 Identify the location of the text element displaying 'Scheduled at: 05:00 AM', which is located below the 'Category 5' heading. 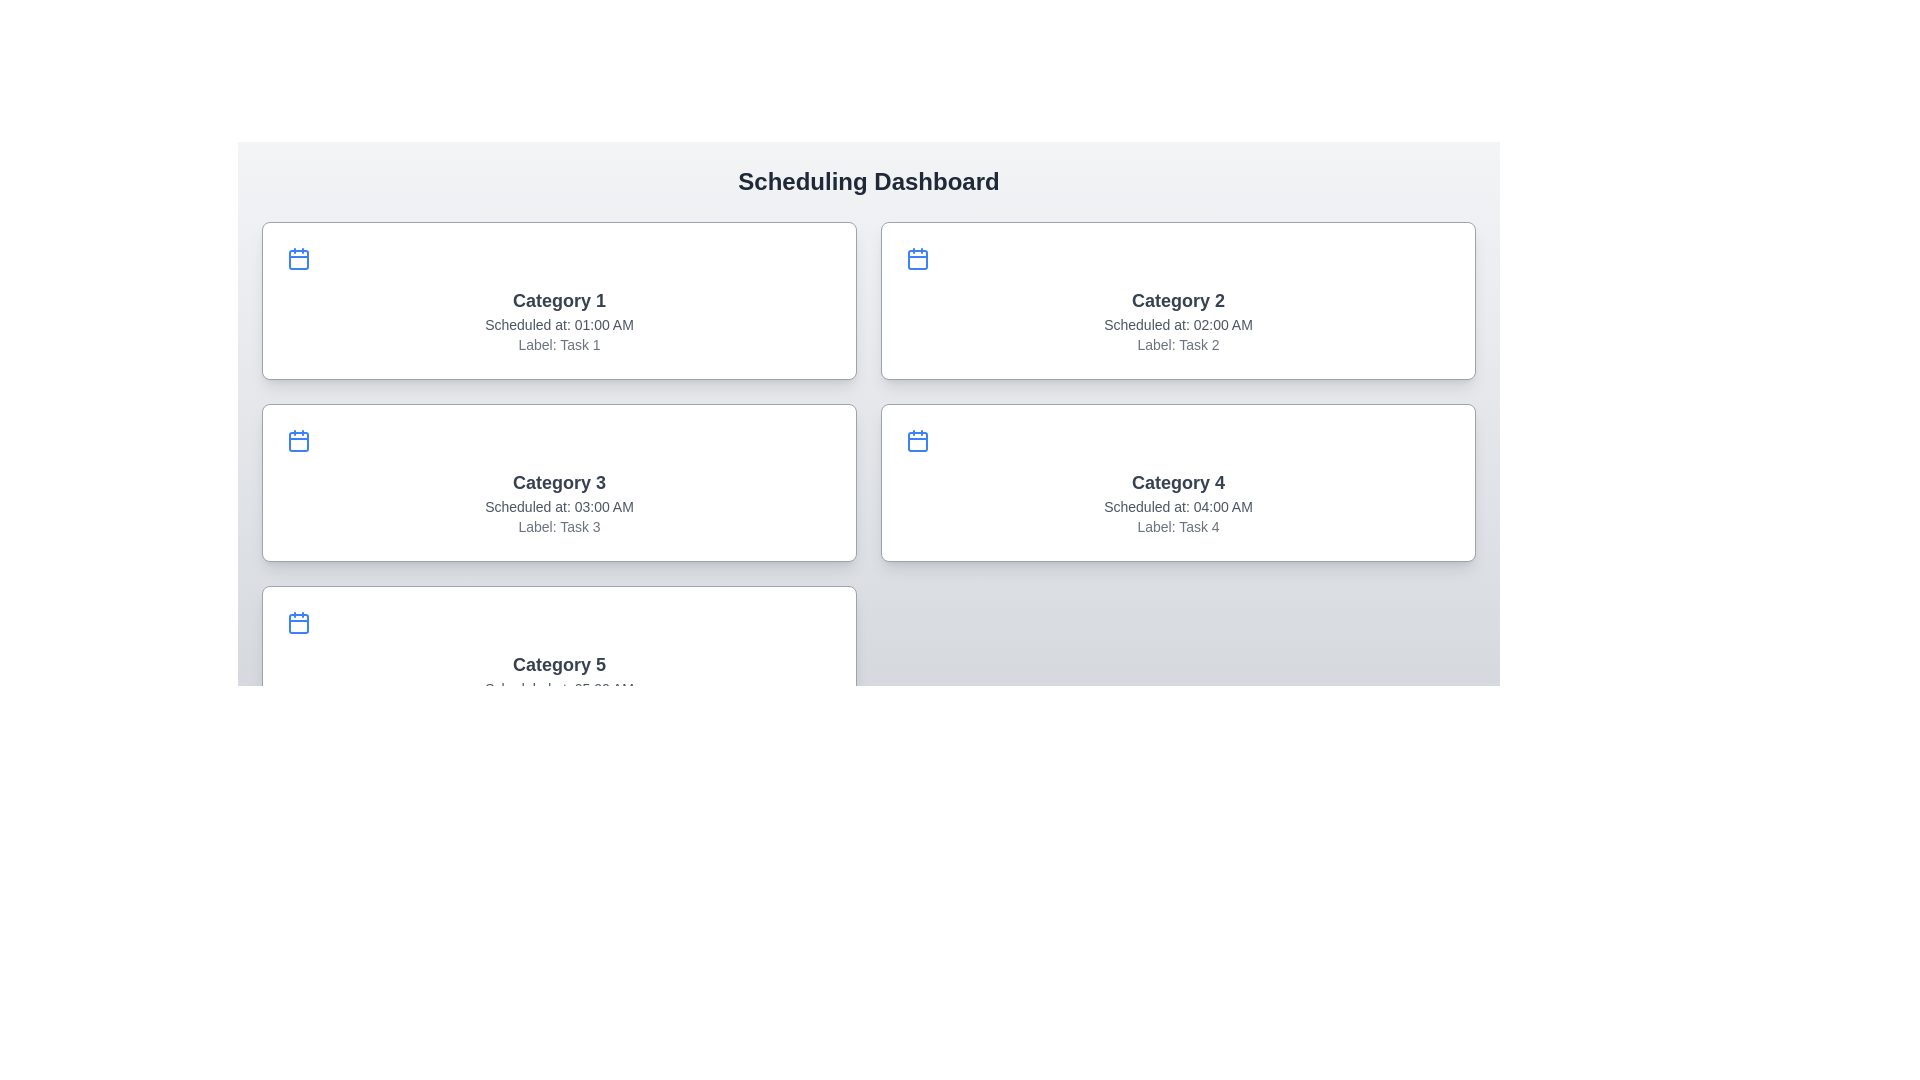
(559, 688).